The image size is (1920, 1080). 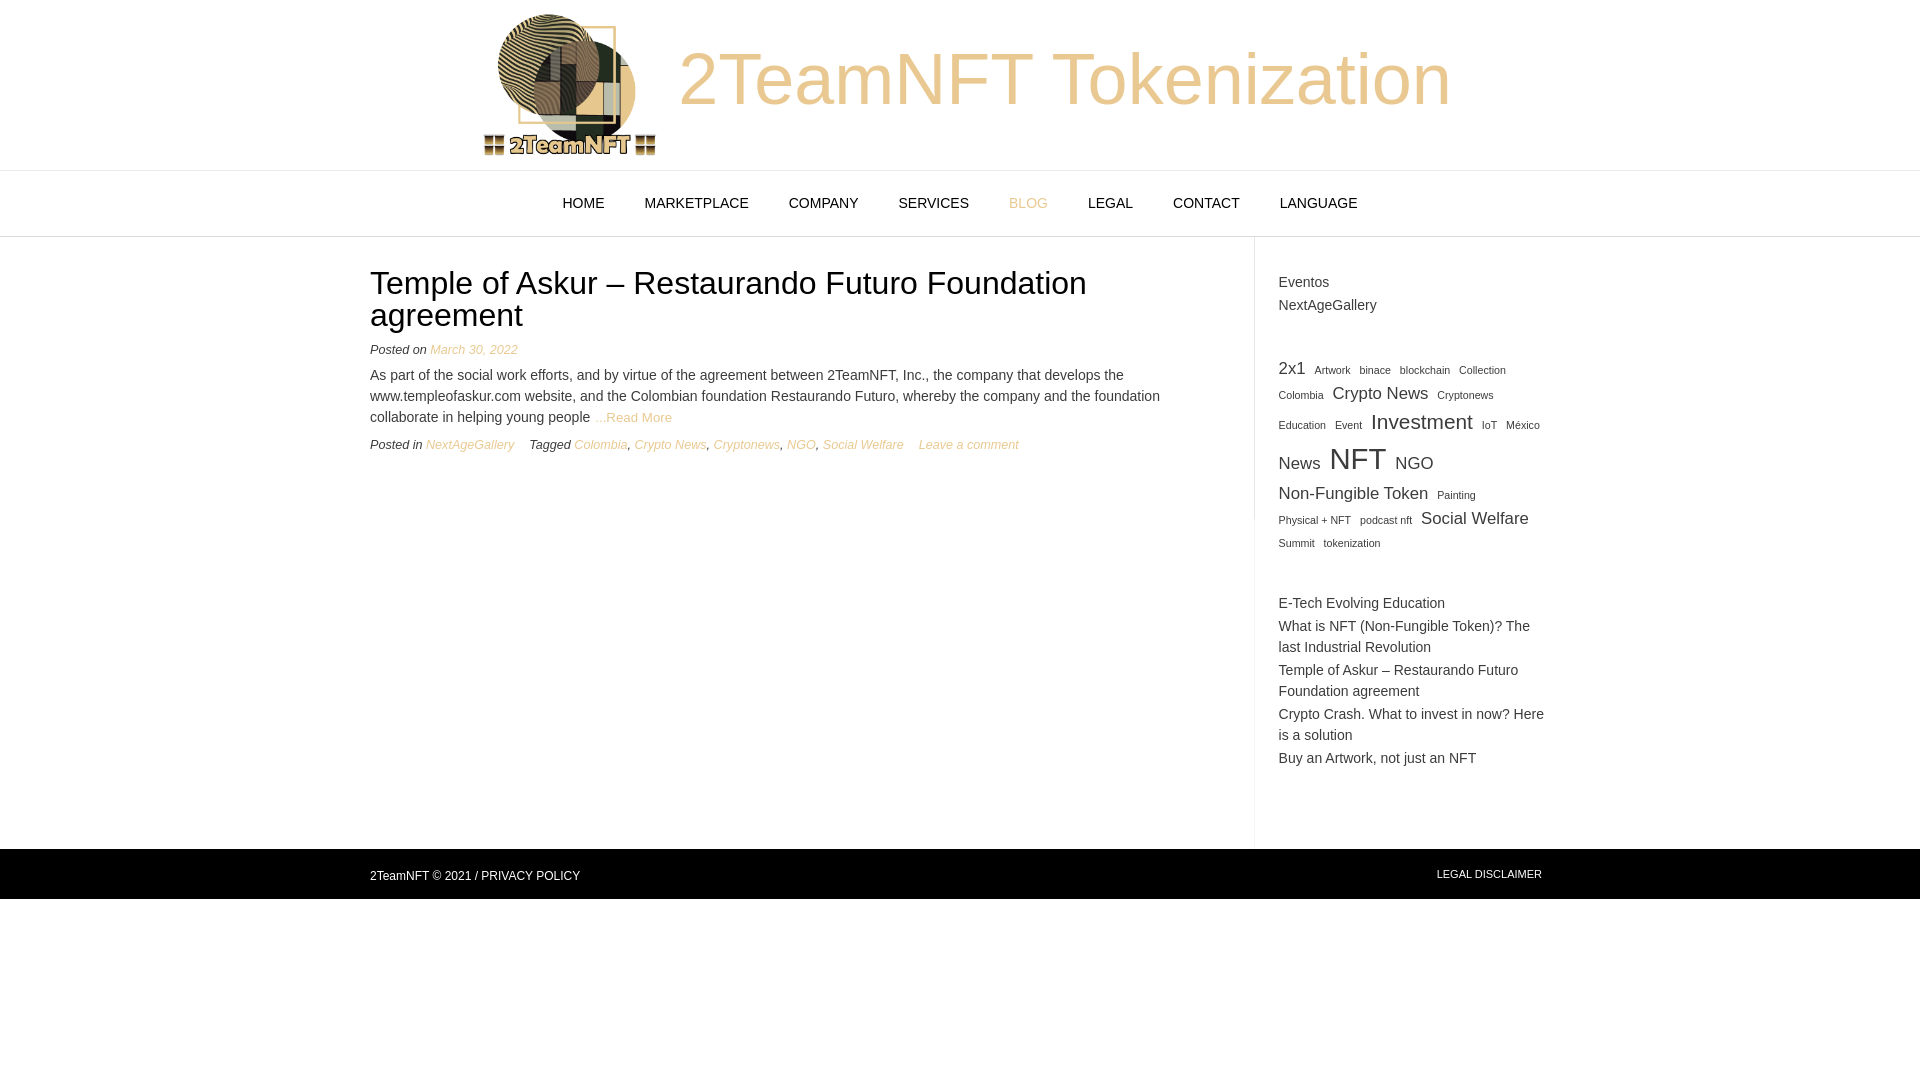 I want to click on 'Social Welfare', so click(x=822, y=443).